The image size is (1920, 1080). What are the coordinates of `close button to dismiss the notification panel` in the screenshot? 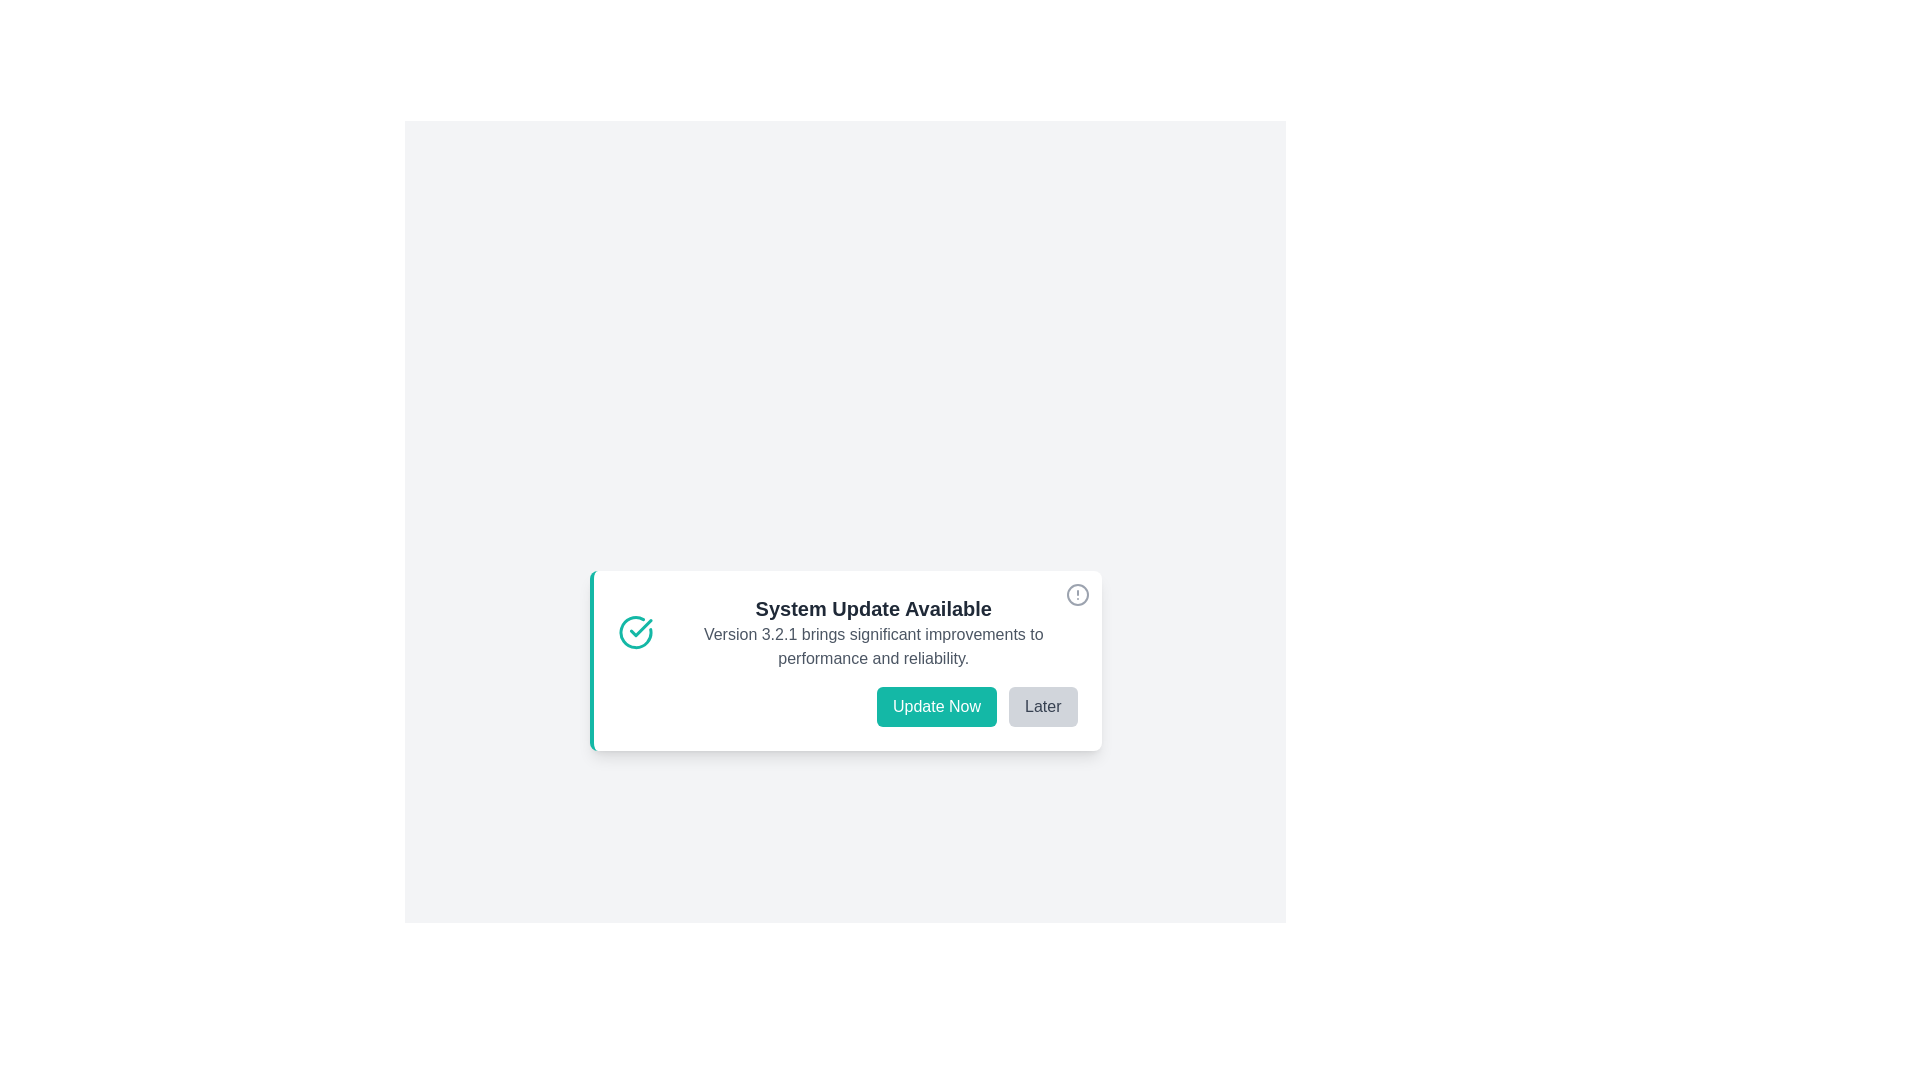 It's located at (1076, 593).